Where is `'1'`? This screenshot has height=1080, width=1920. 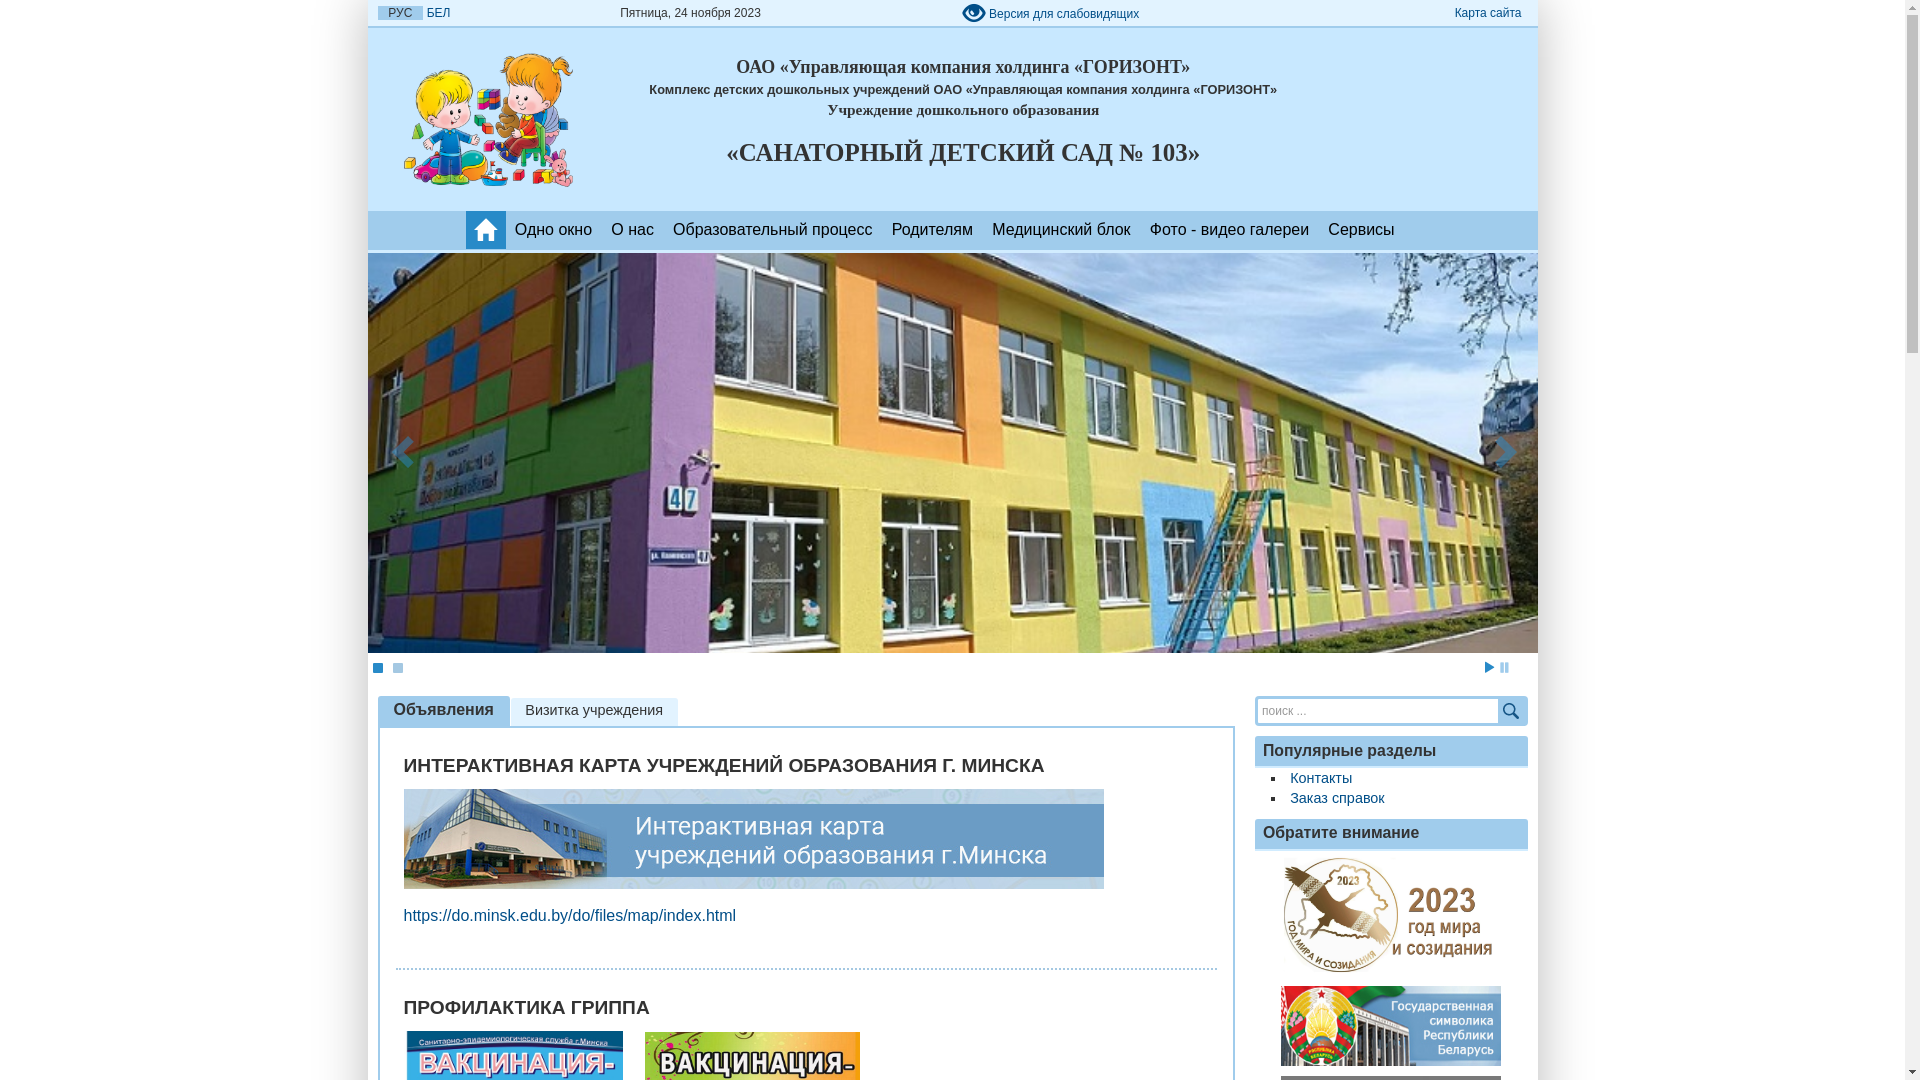
'1' is located at coordinates (377, 667).